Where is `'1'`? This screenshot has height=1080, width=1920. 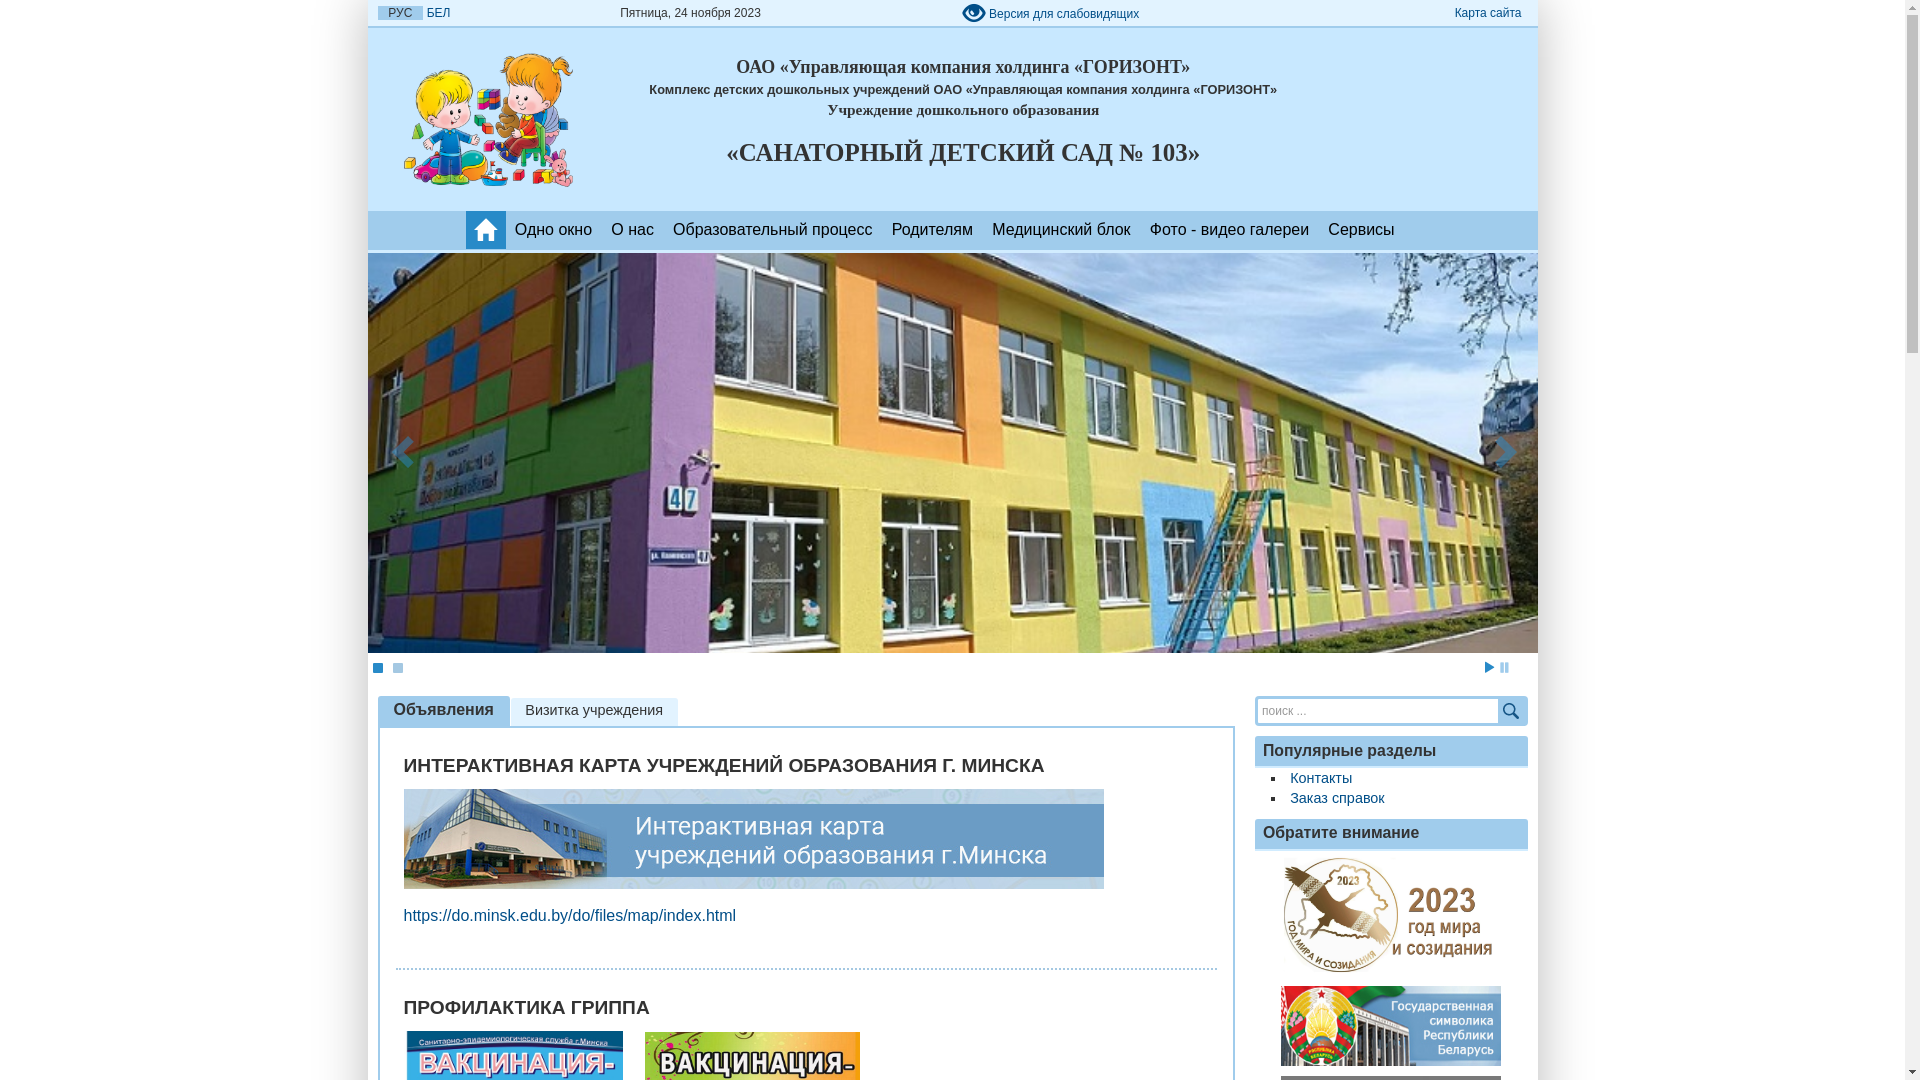
'1' is located at coordinates (377, 667).